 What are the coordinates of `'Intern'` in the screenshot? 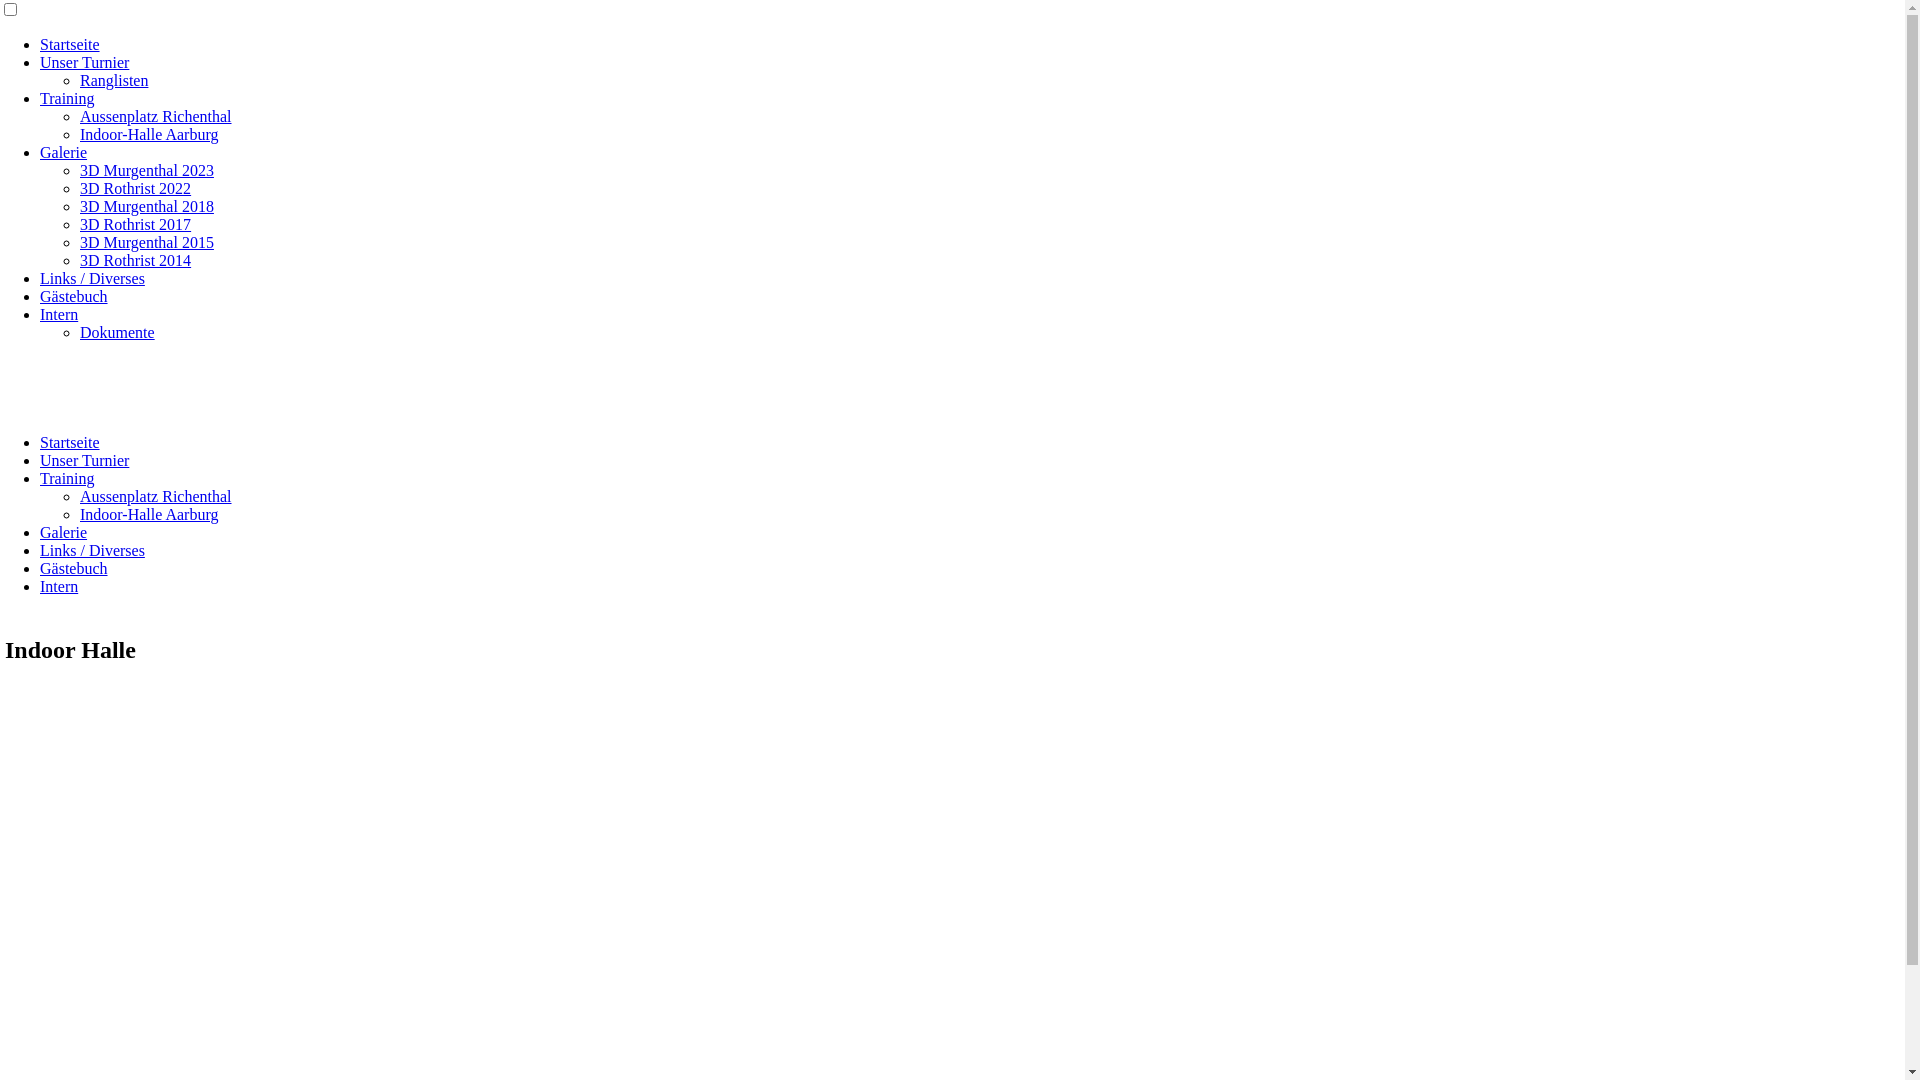 It's located at (58, 585).